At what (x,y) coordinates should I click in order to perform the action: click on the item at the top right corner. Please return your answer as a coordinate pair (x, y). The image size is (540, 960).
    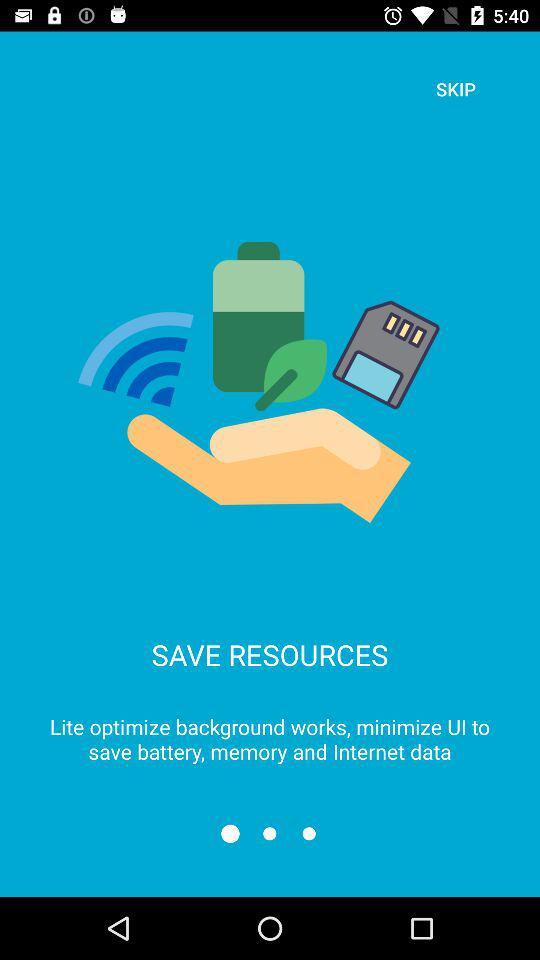
    Looking at the image, I should click on (455, 89).